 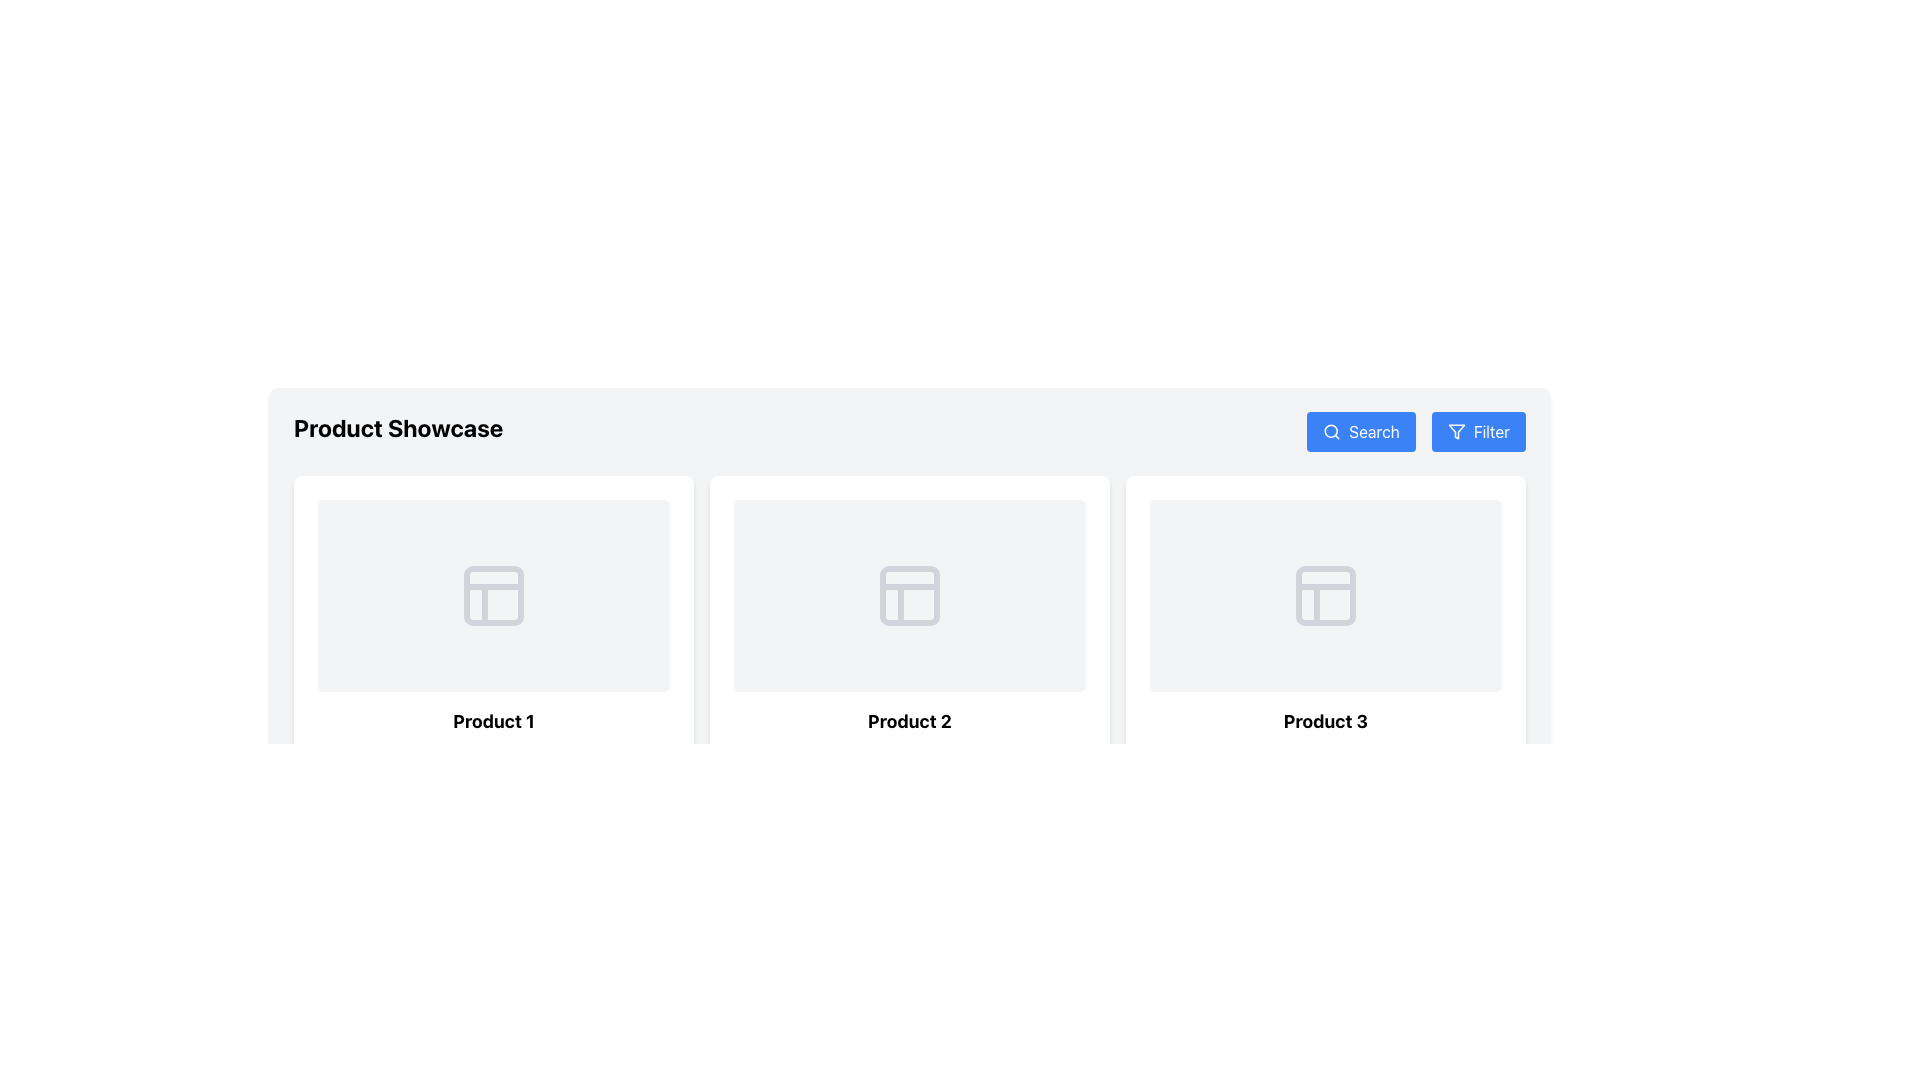 What do you see at coordinates (1332, 431) in the screenshot?
I see `the search icon located within the 'Search' button in the top-right toolbar to initiate the search function` at bounding box center [1332, 431].